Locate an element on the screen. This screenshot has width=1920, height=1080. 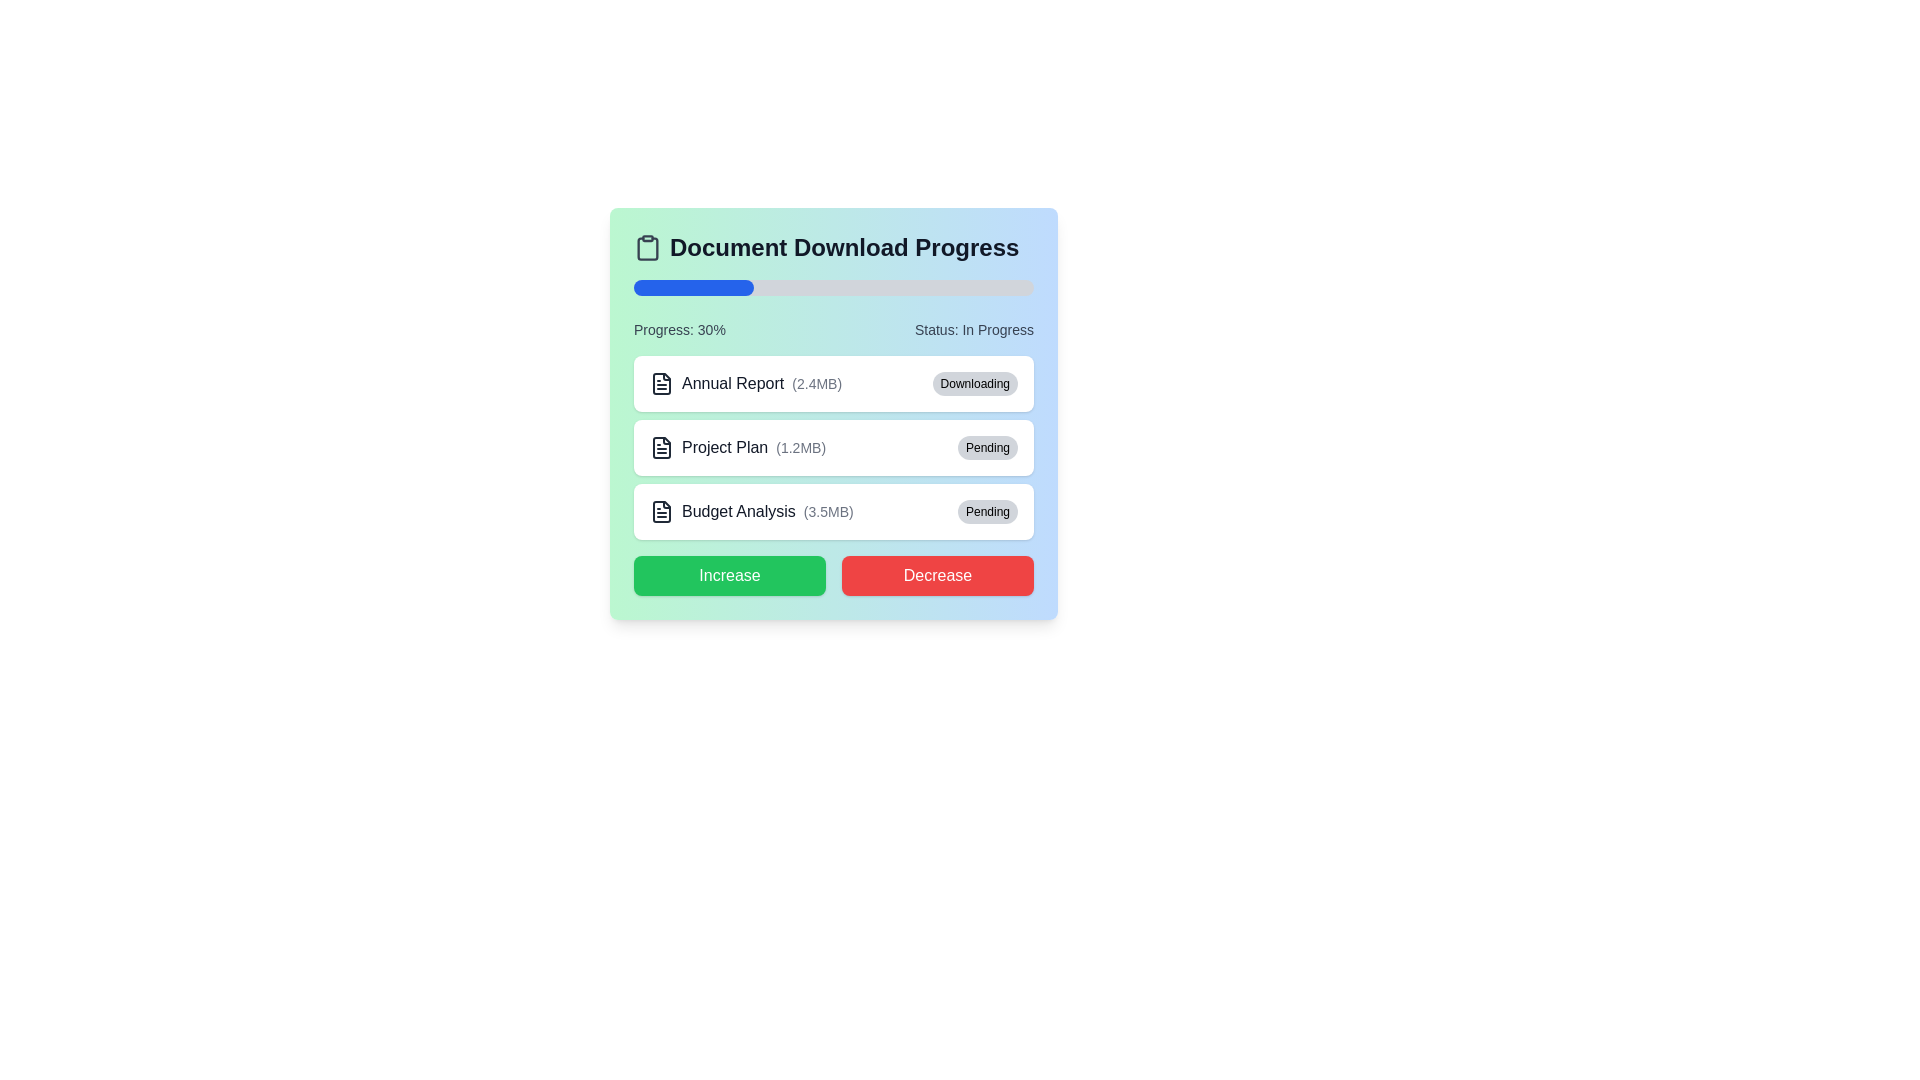
the icon representing the document file for 'Project Plan (1.2MB)', which is the second item in the list of downloadable documents is located at coordinates (662, 446).